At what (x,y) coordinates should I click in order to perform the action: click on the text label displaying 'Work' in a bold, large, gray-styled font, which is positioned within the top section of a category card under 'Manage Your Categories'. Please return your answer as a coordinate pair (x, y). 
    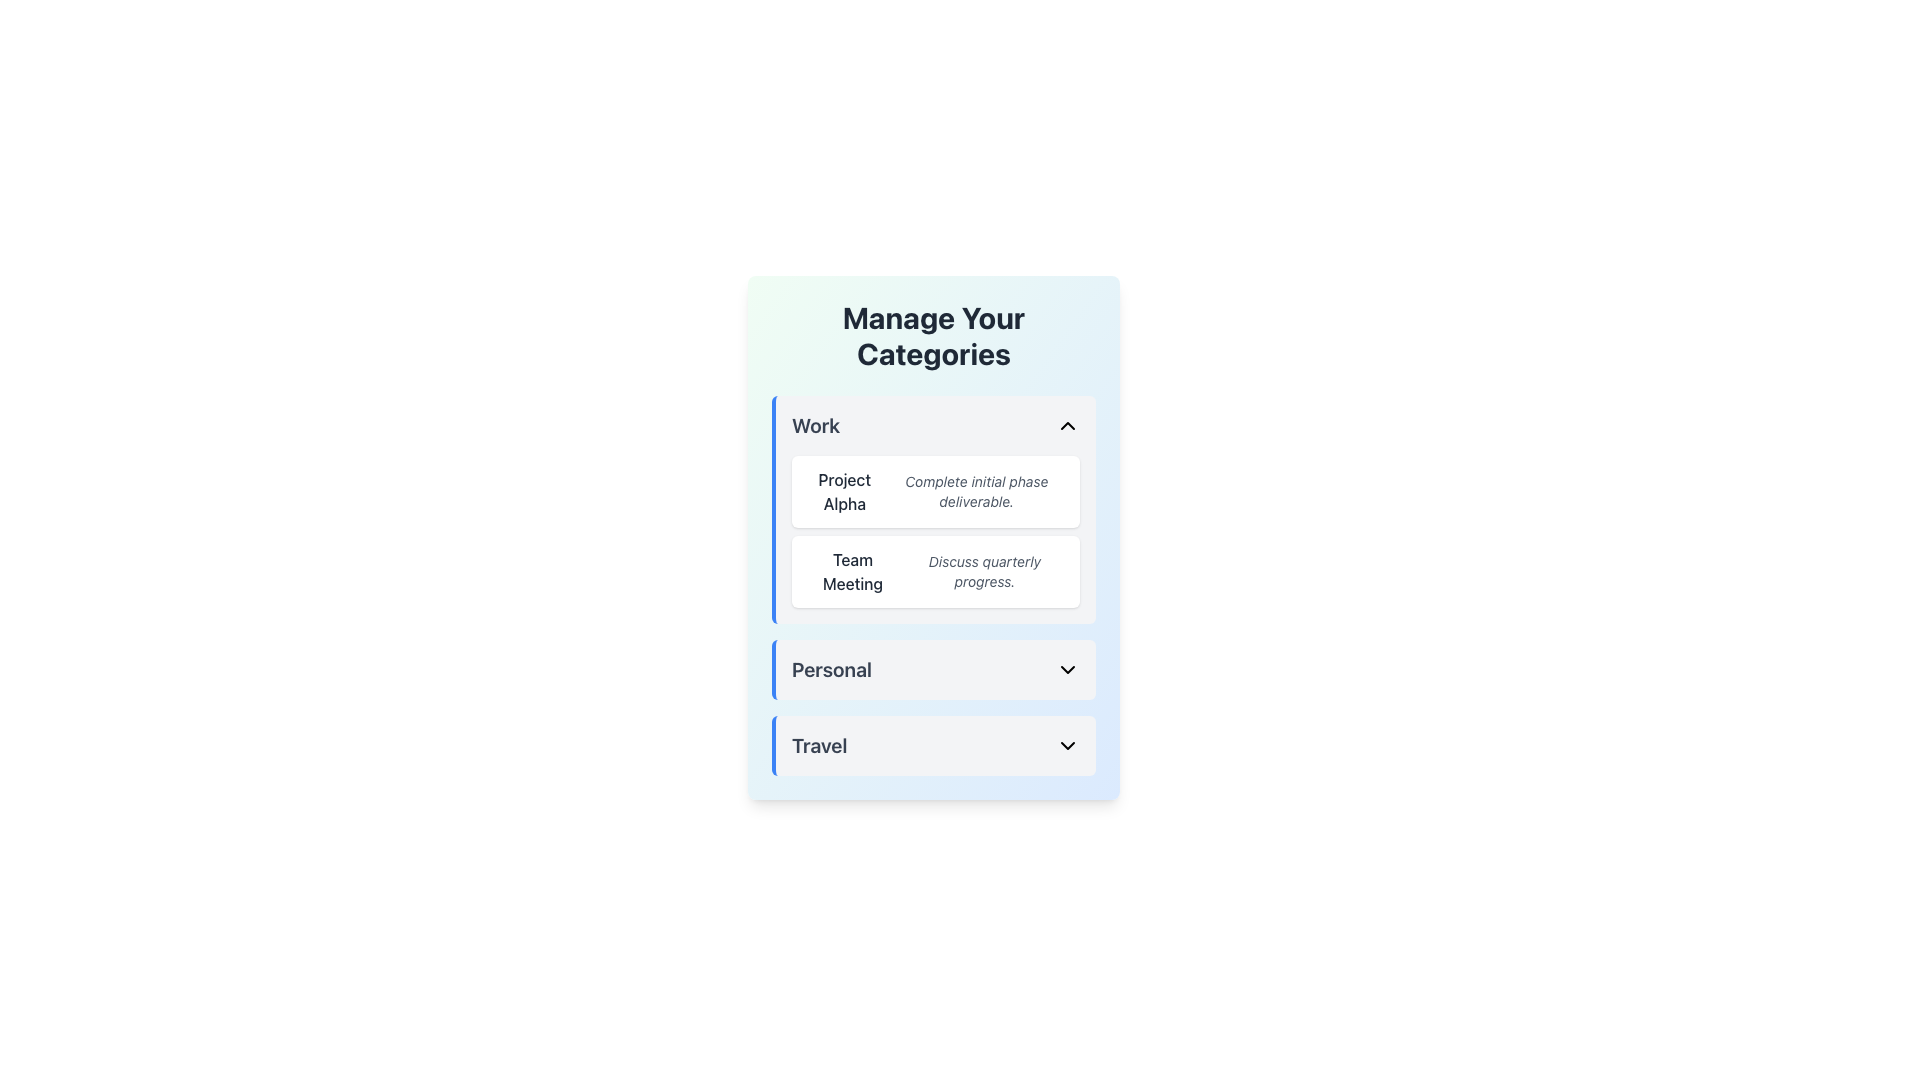
    Looking at the image, I should click on (816, 424).